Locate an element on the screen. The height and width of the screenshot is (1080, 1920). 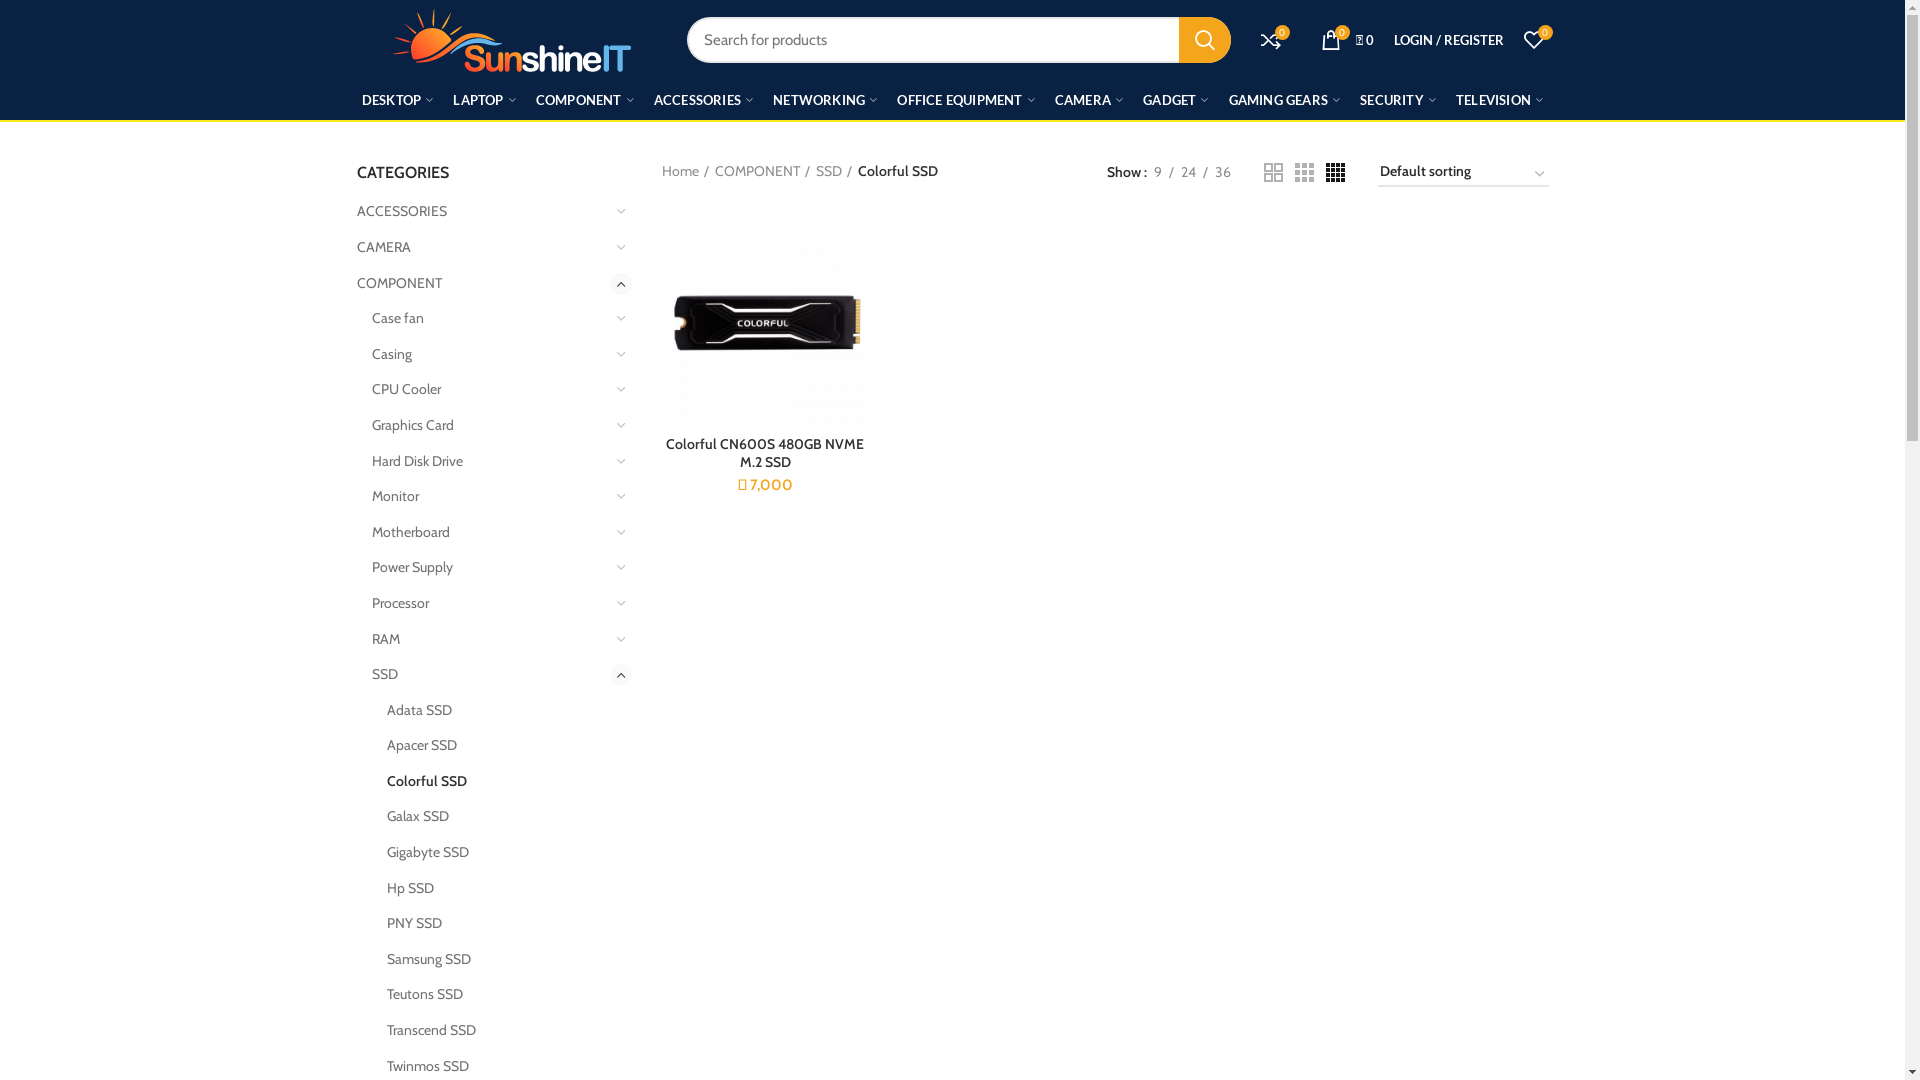
'ACCESSORIES' is located at coordinates (481, 212).